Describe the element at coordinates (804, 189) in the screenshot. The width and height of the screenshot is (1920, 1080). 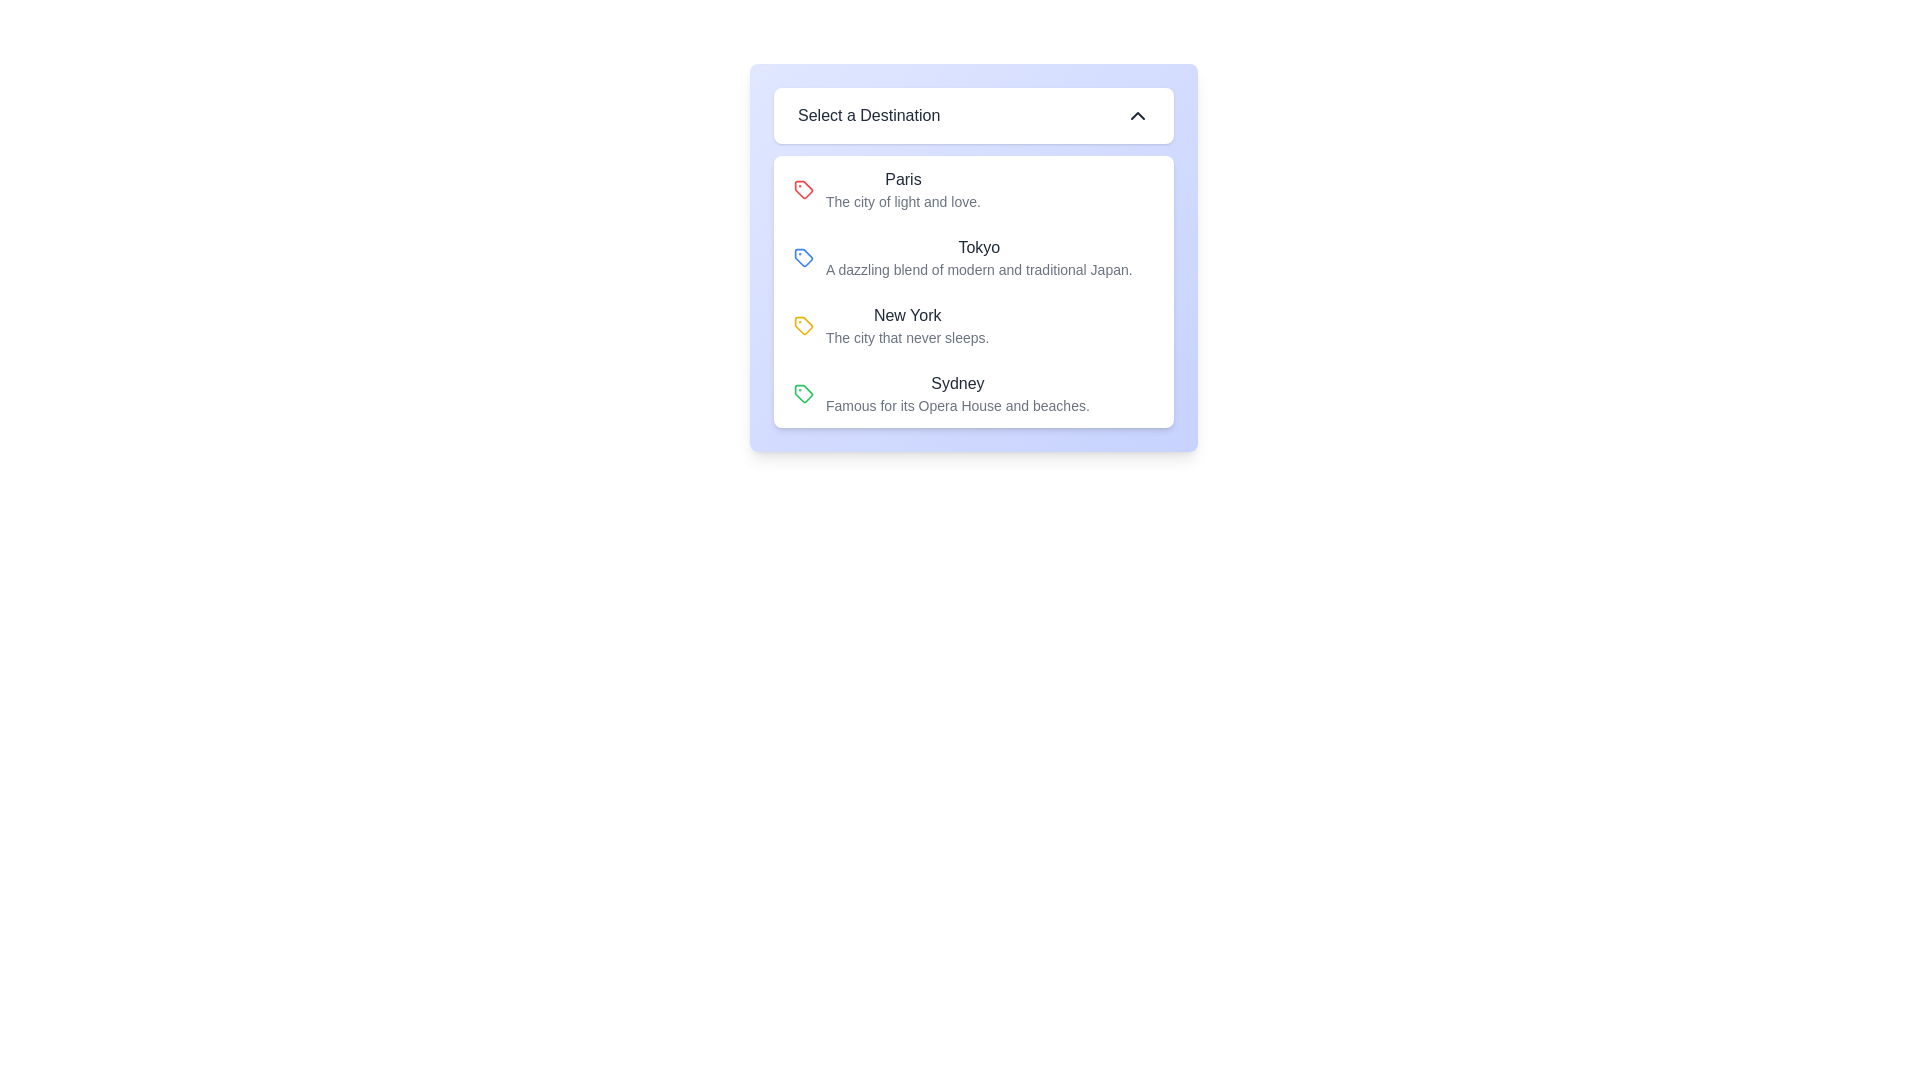
I see `the decorative icon associated with the destination 'Paris' located at the left of the text` at that location.